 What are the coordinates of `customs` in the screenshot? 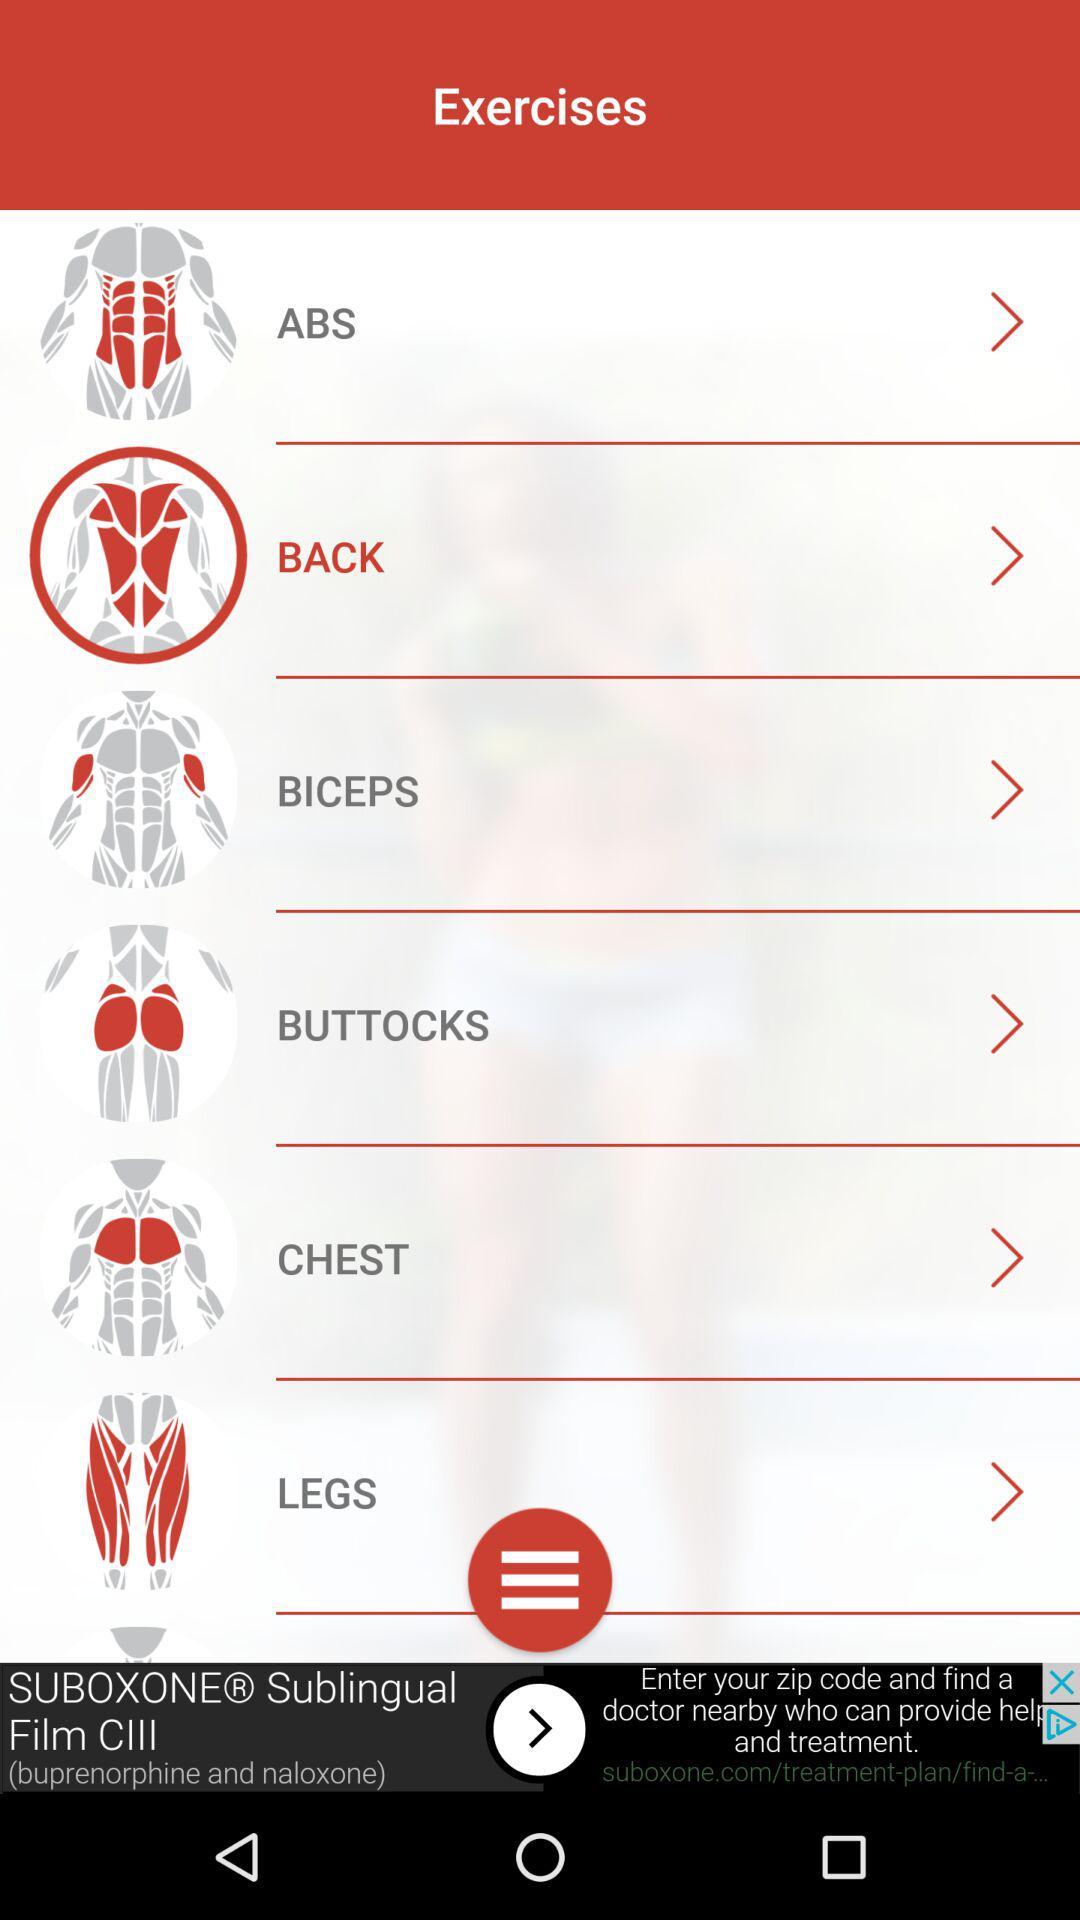 It's located at (540, 1583).